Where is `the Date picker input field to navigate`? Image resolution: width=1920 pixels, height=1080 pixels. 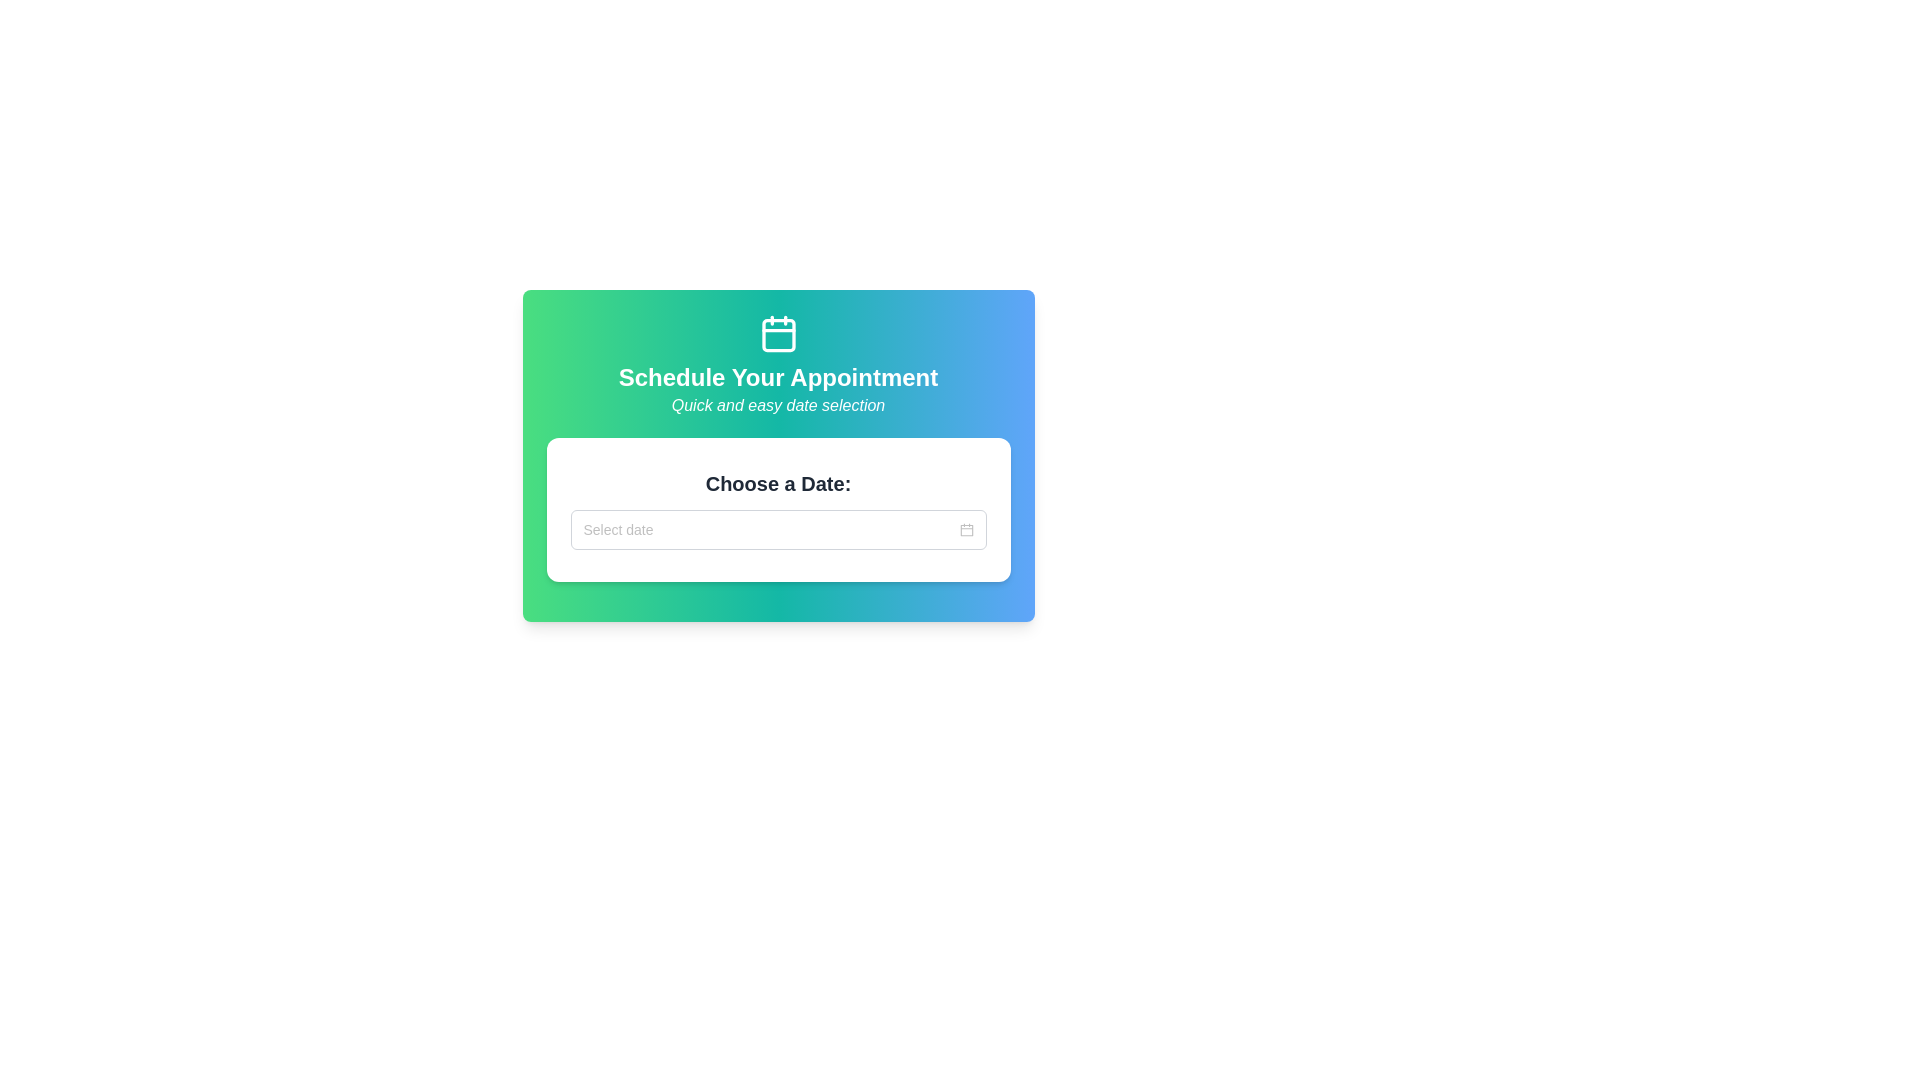
the Date picker input field to navigate is located at coordinates (777, 528).